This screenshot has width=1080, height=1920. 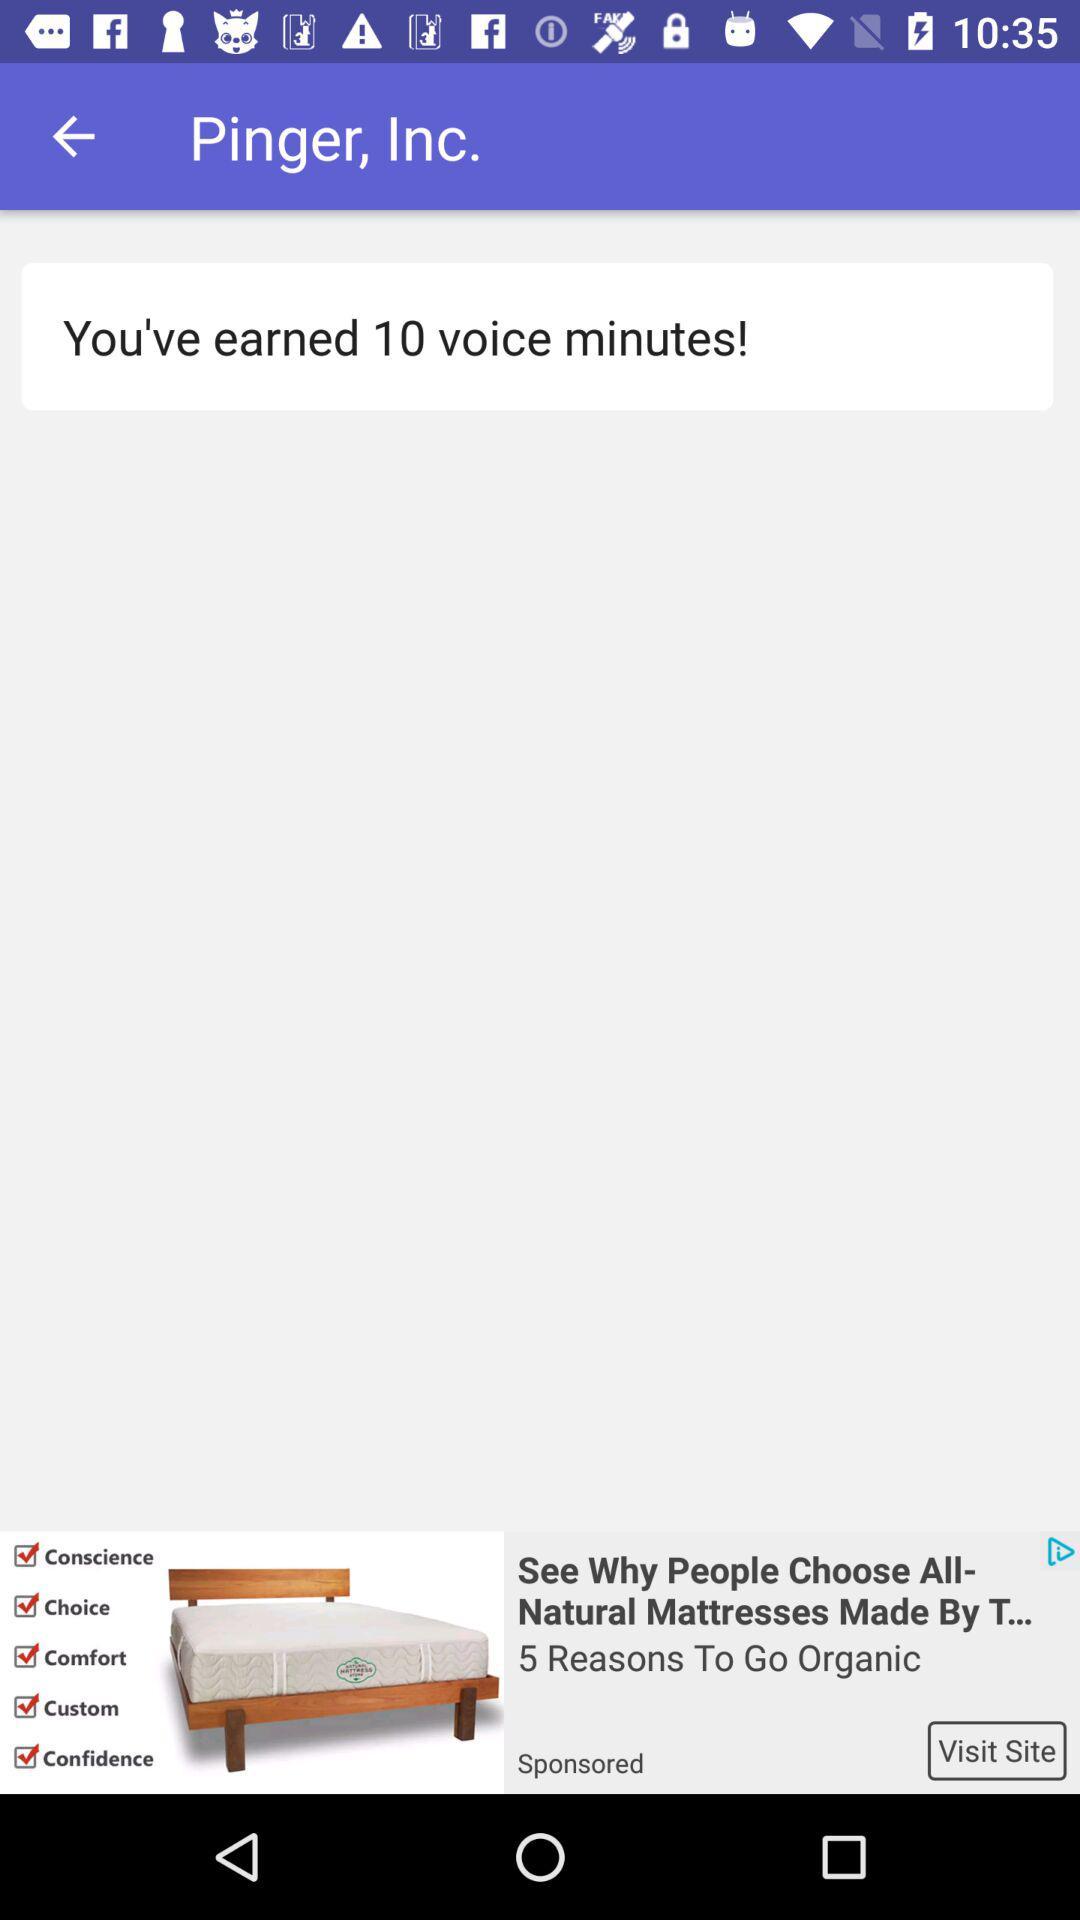 I want to click on the item below the you ve earned item, so click(x=790, y=1587).